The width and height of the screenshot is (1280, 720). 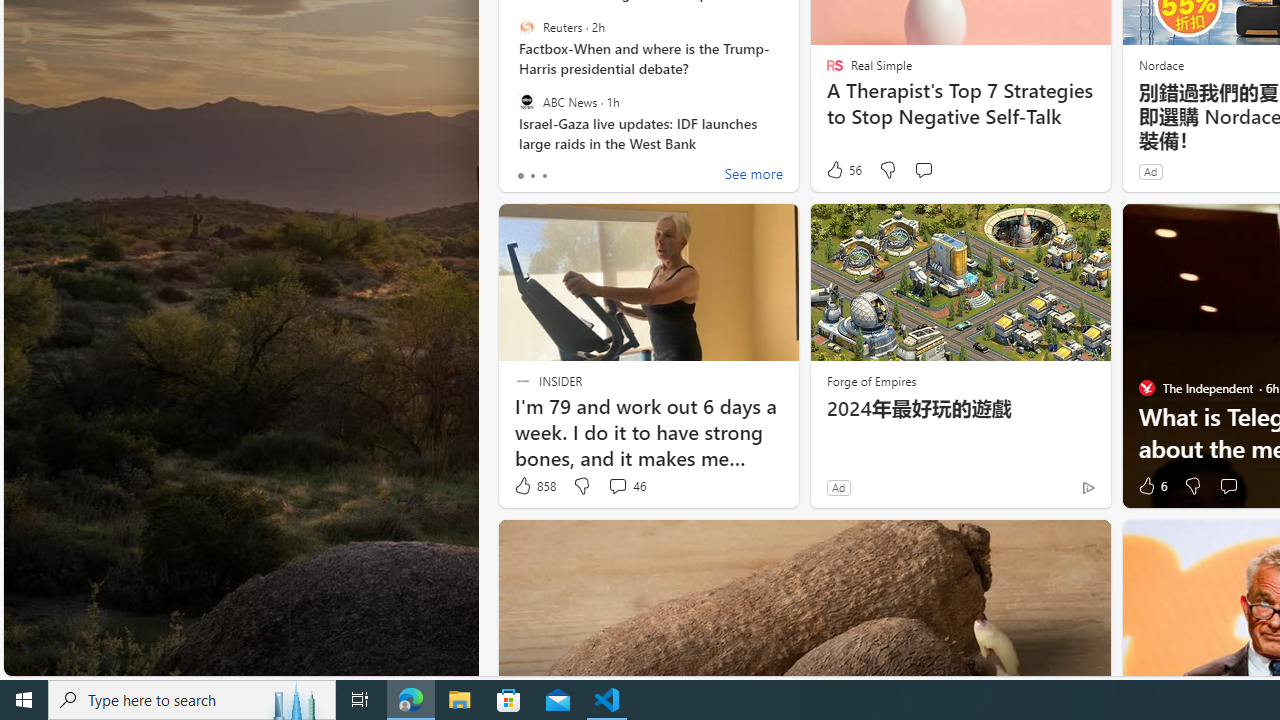 What do you see at coordinates (752, 175) in the screenshot?
I see `'See more'` at bounding box center [752, 175].